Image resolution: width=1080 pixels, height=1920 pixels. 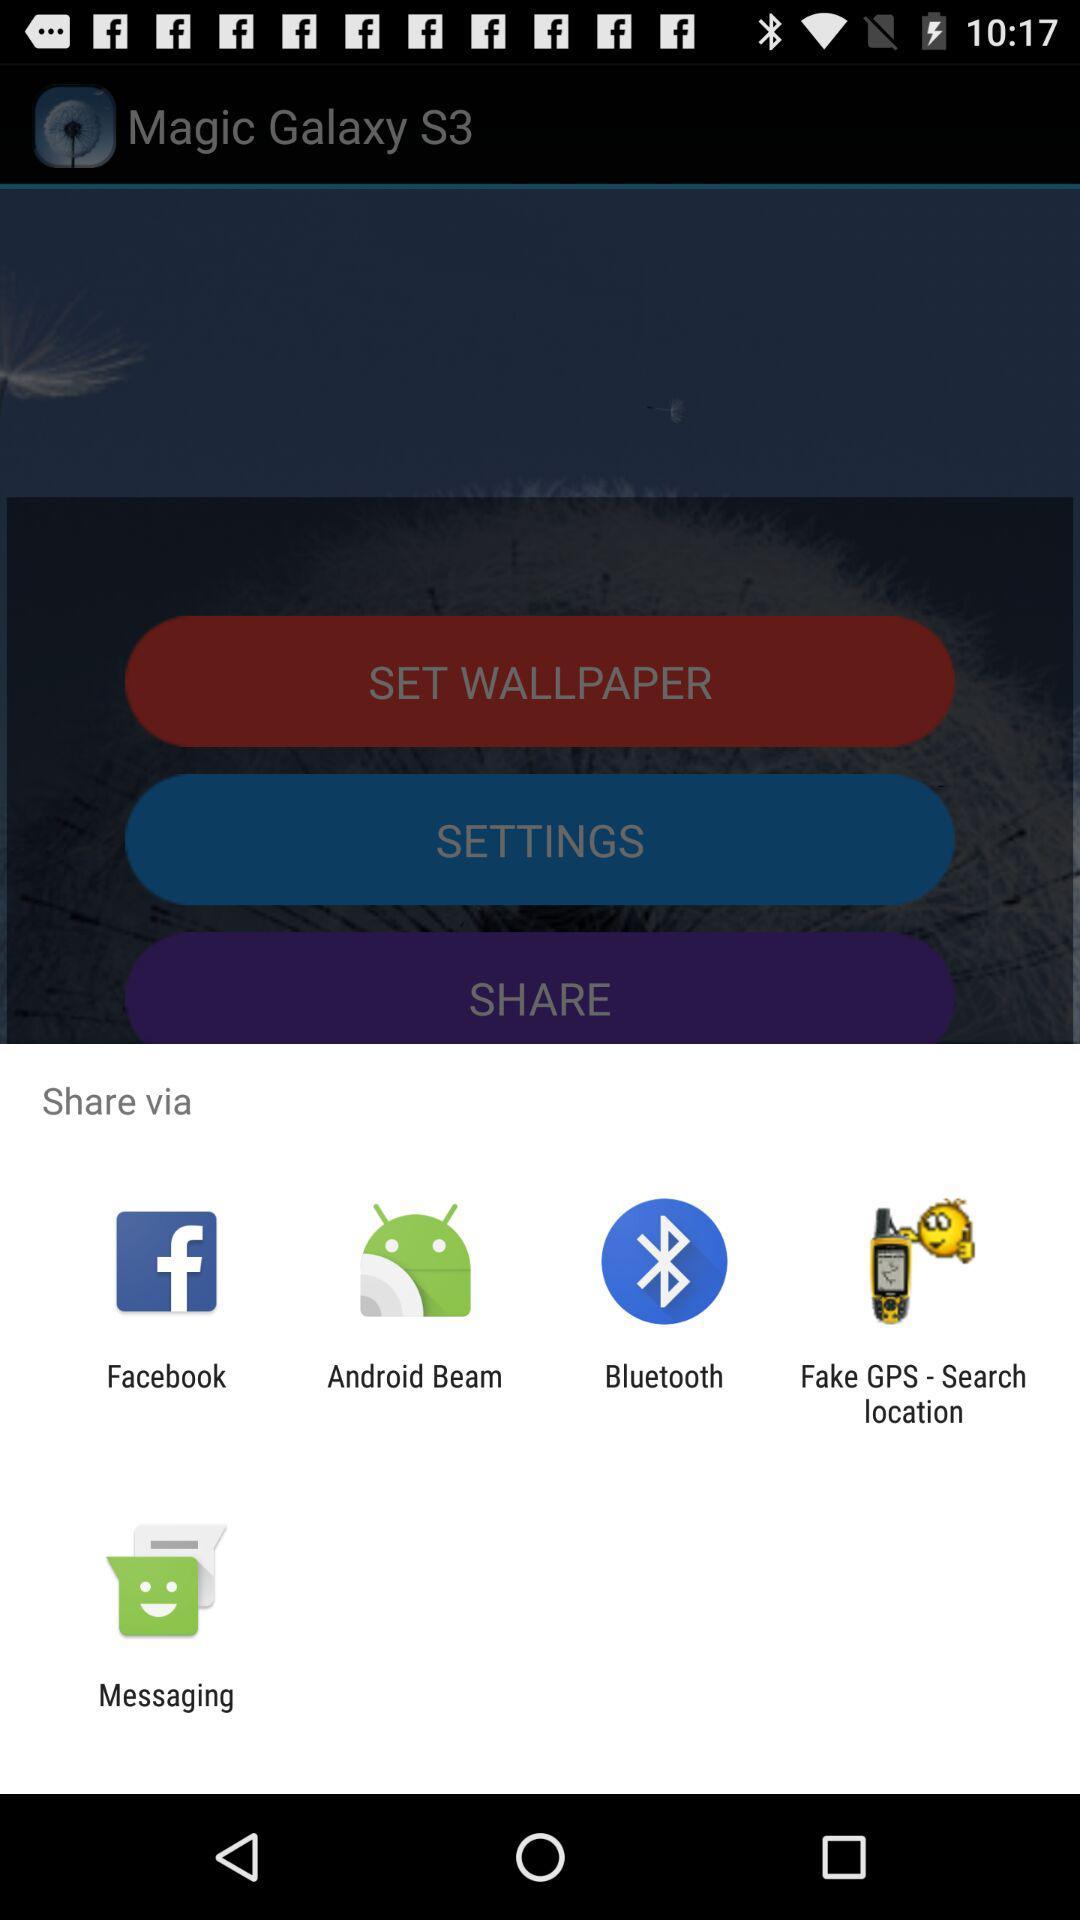 What do you see at coordinates (414, 1392) in the screenshot?
I see `app next to the bluetooth app` at bounding box center [414, 1392].